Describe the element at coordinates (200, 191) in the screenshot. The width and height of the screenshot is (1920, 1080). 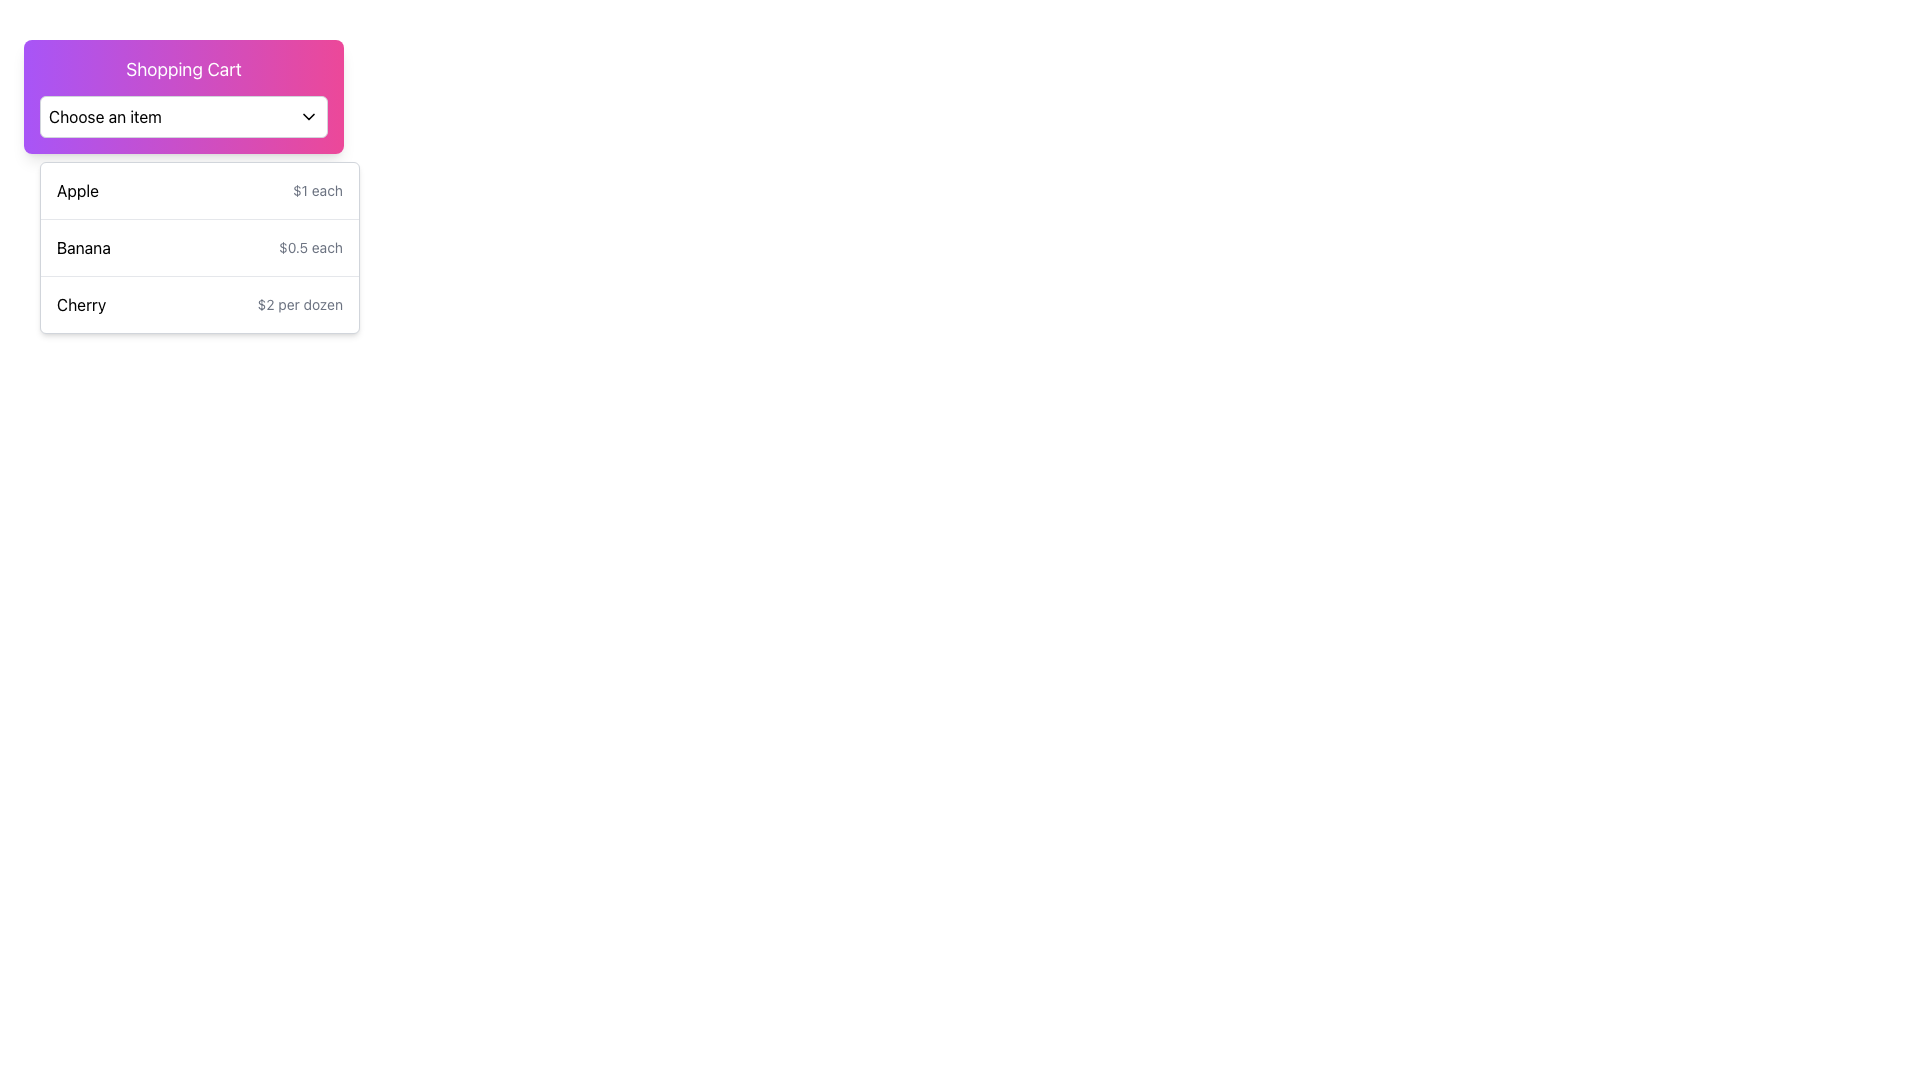
I see `the first selectable product item in the shopping cart interface, which displays the name and price of the product, located directly below the 'Choose an item' dropdown` at that location.